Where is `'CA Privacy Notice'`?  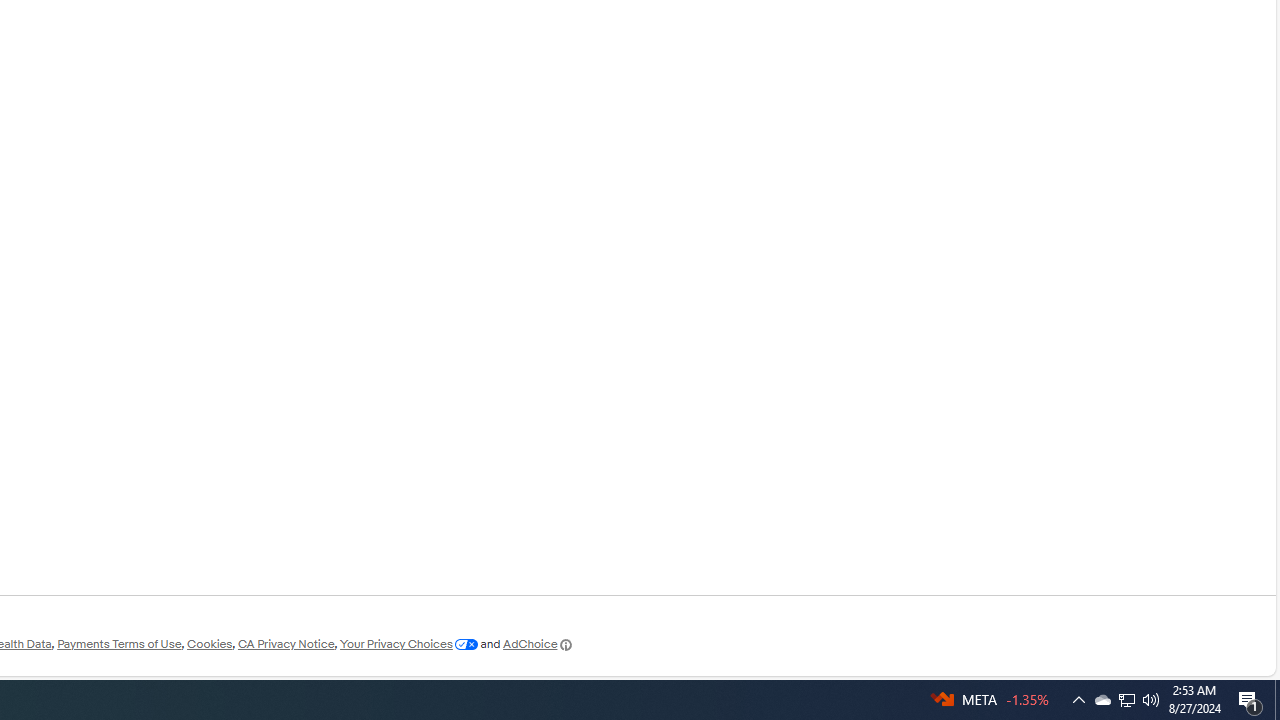 'CA Privacy Notice' is located at coordinates (285, 644).